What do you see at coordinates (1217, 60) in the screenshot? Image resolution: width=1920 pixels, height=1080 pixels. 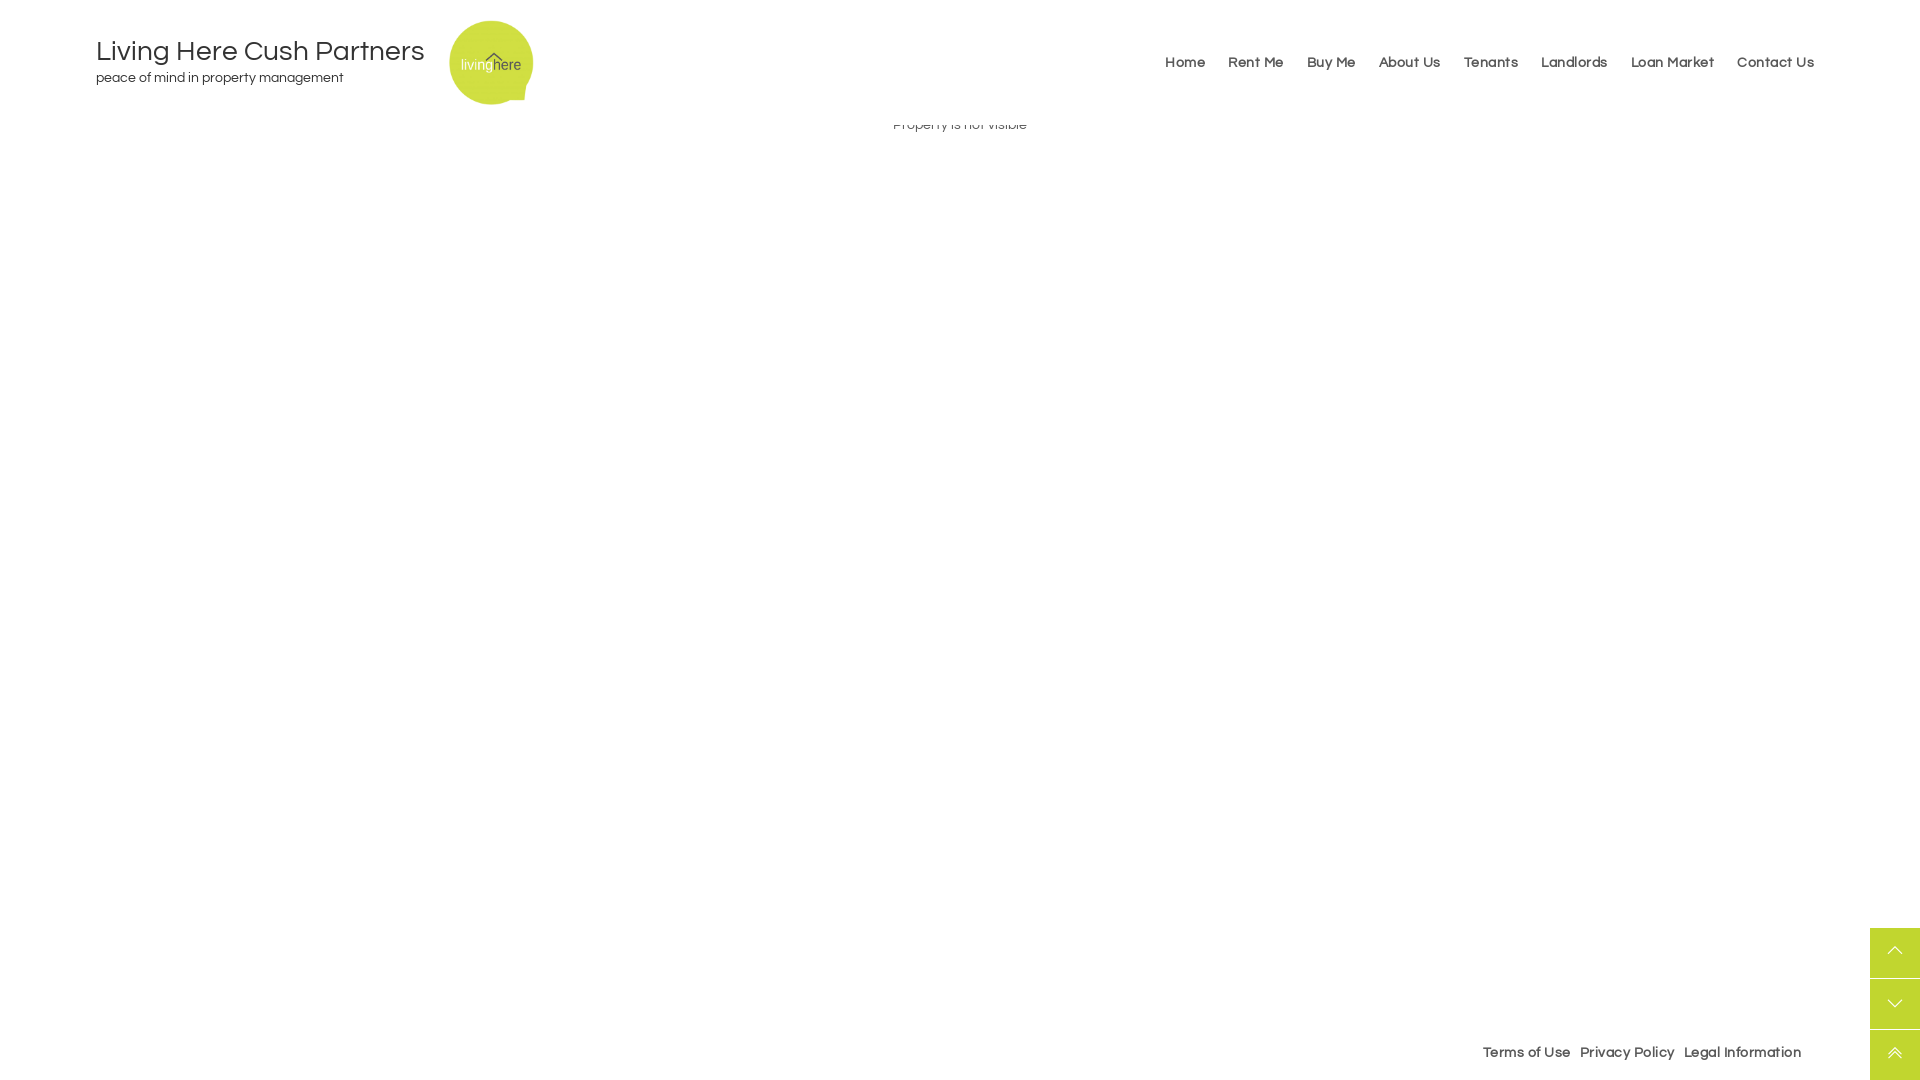 I see `'Rent Me'` at bounding box center [1217, 60].